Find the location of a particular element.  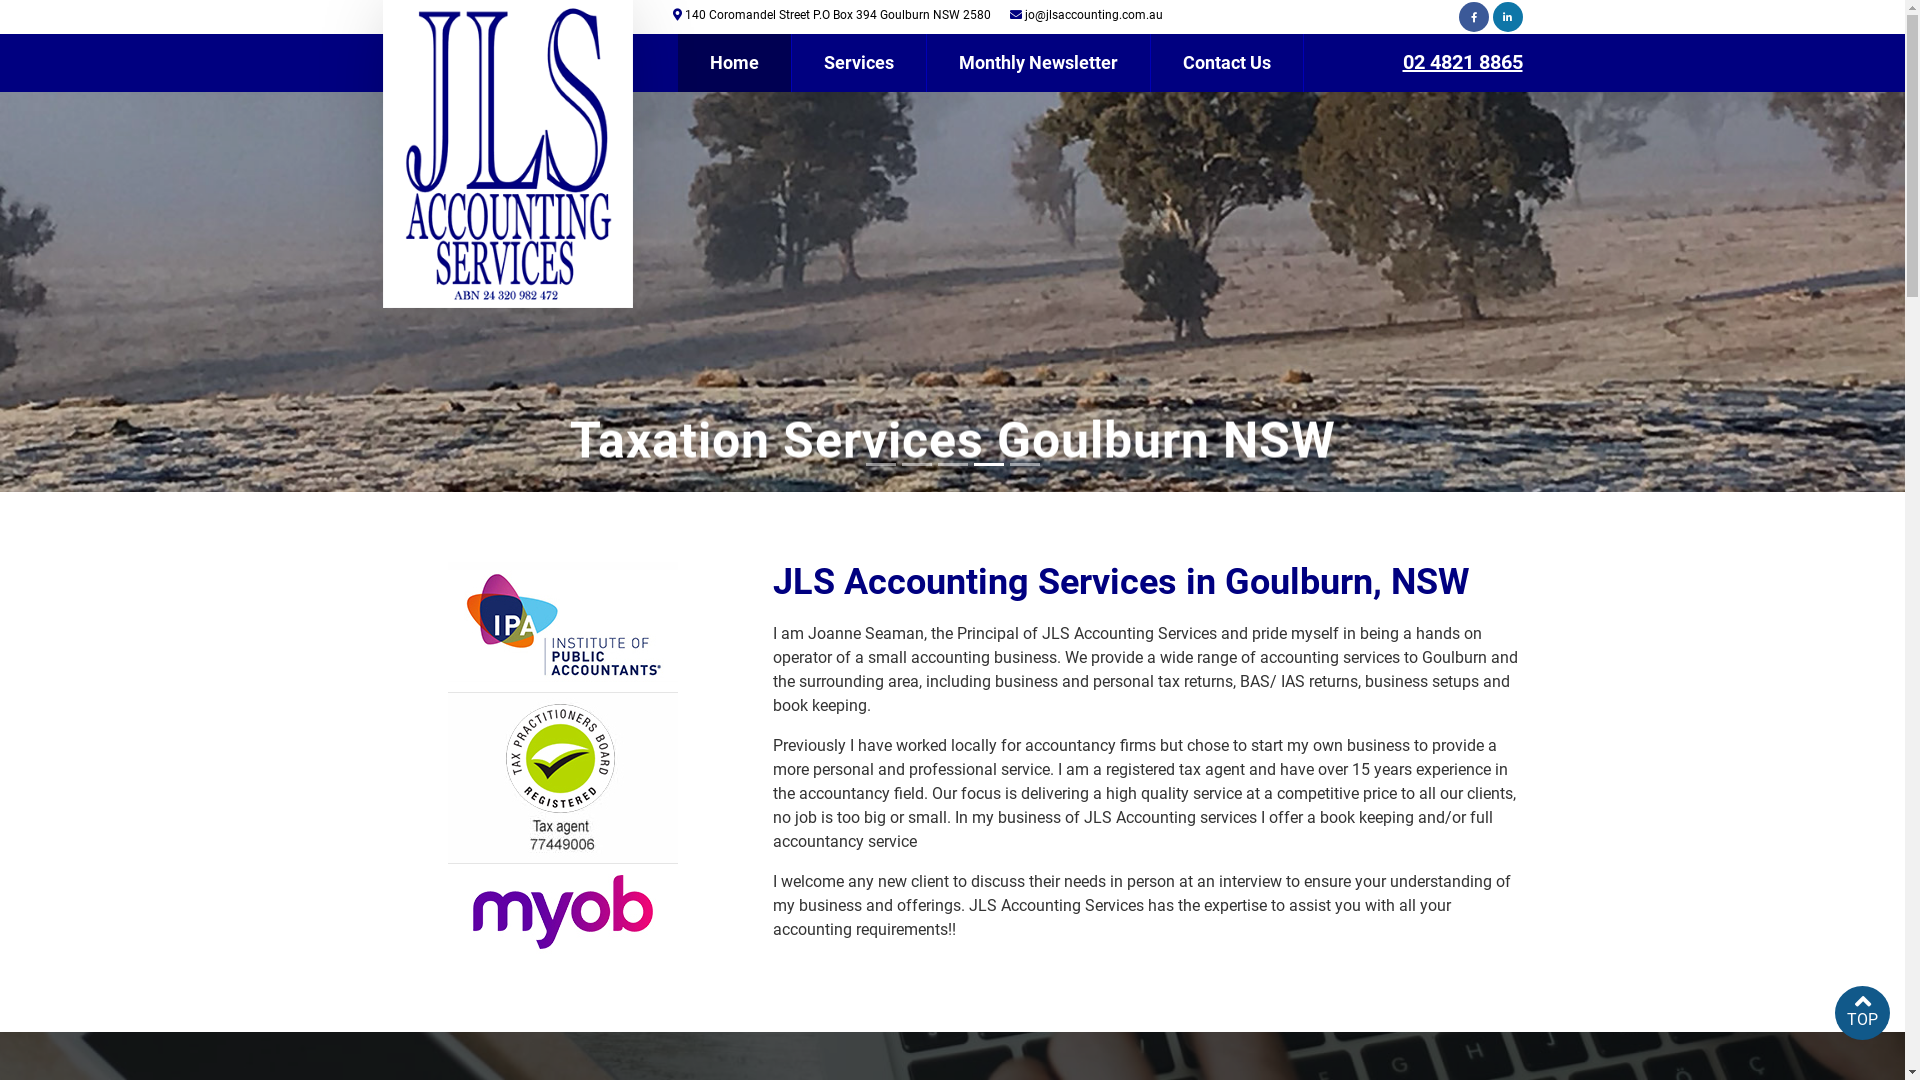

'Home' is located at coordinates (677, 61).